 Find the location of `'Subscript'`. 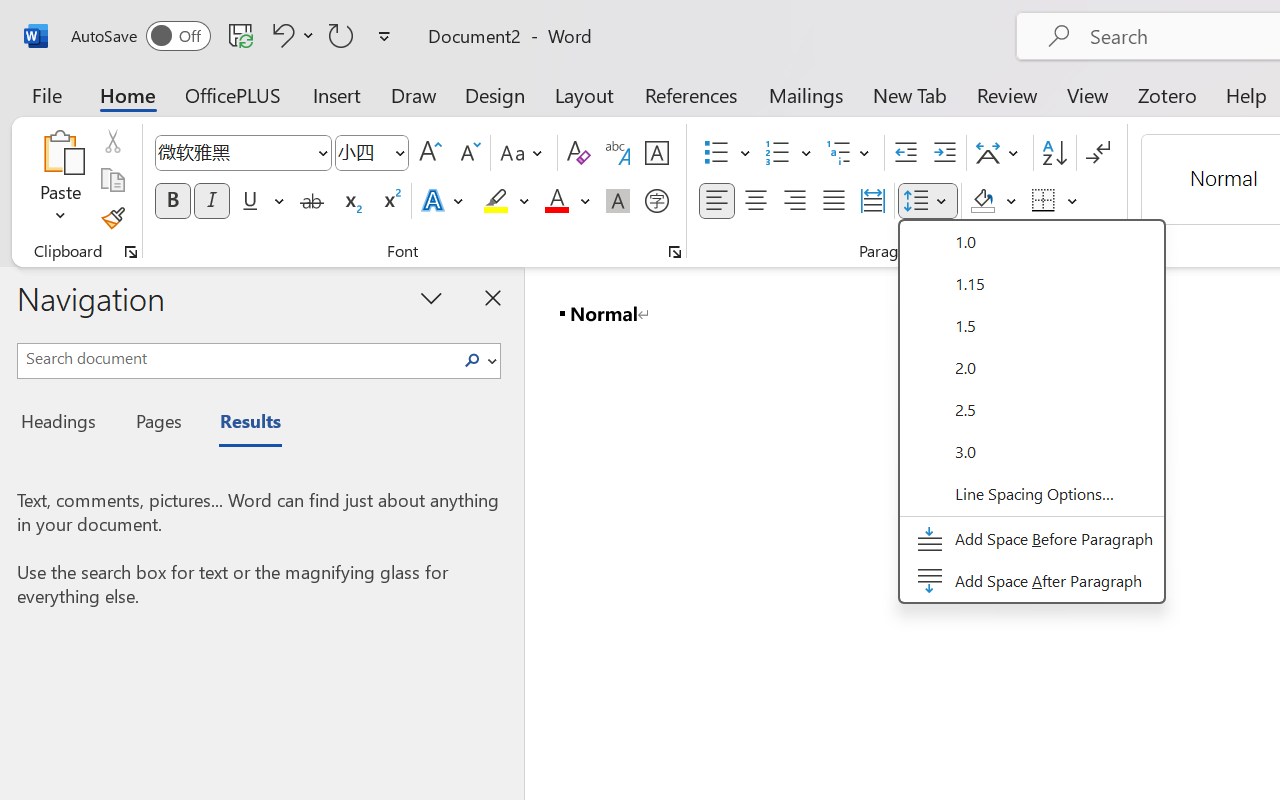

'Subscript' is located at coordinates (350, 201).